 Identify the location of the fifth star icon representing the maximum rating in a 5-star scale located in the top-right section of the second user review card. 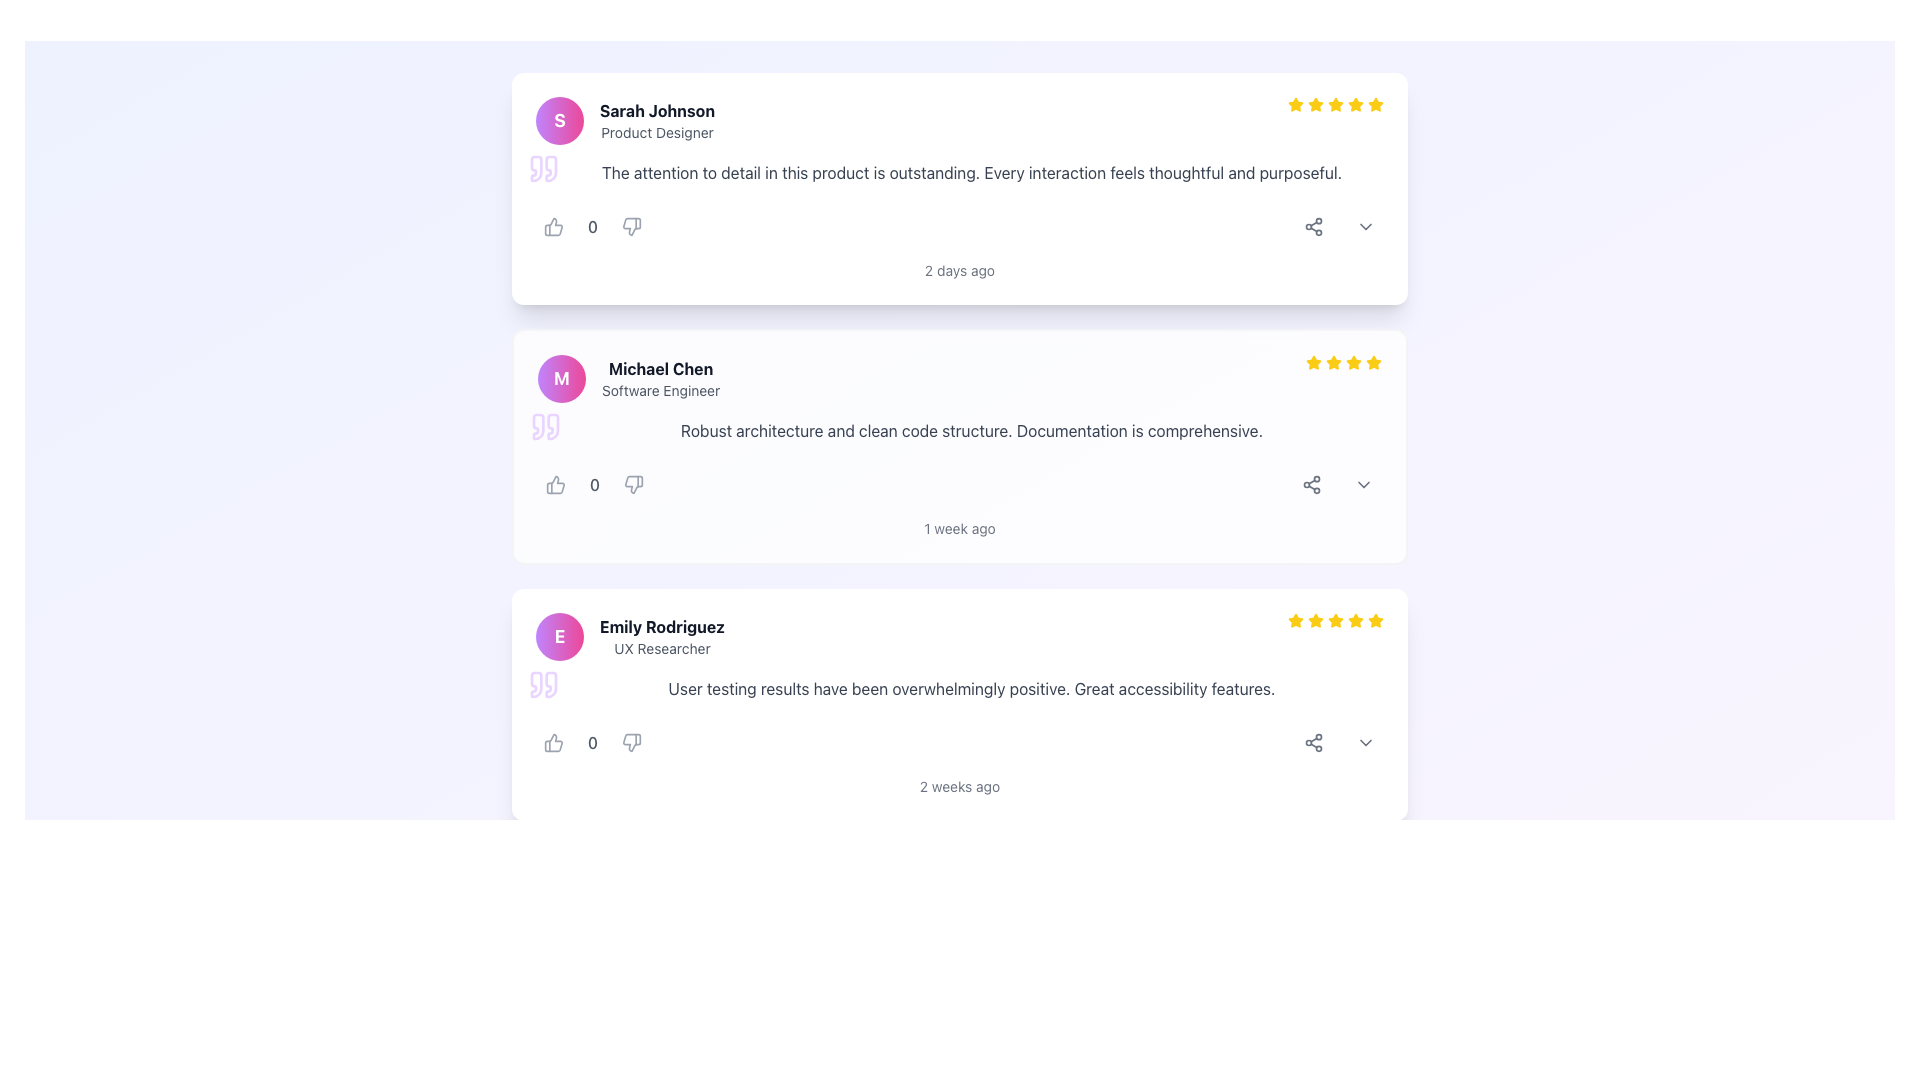
(1372, 362).